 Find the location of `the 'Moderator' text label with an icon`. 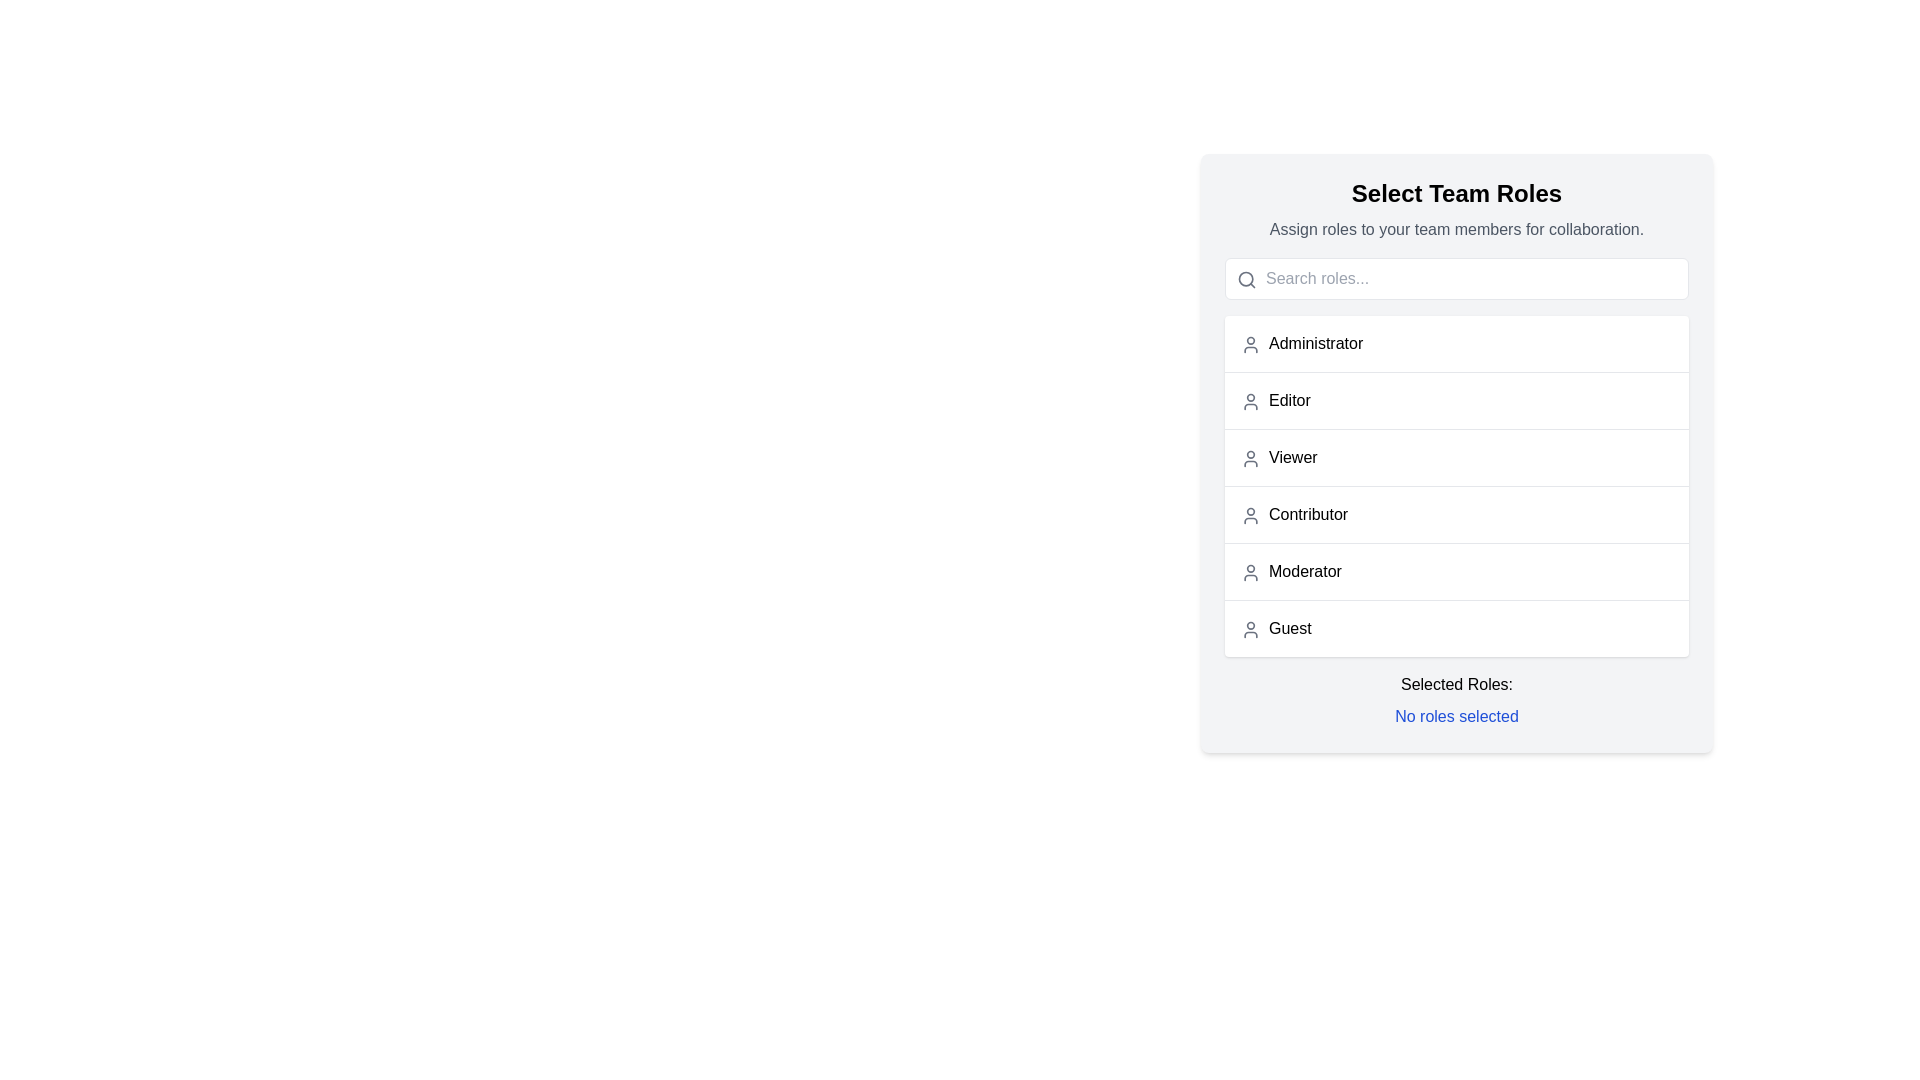

the 'Moderator' text label with an icon is located at coordinates (1291, 571).